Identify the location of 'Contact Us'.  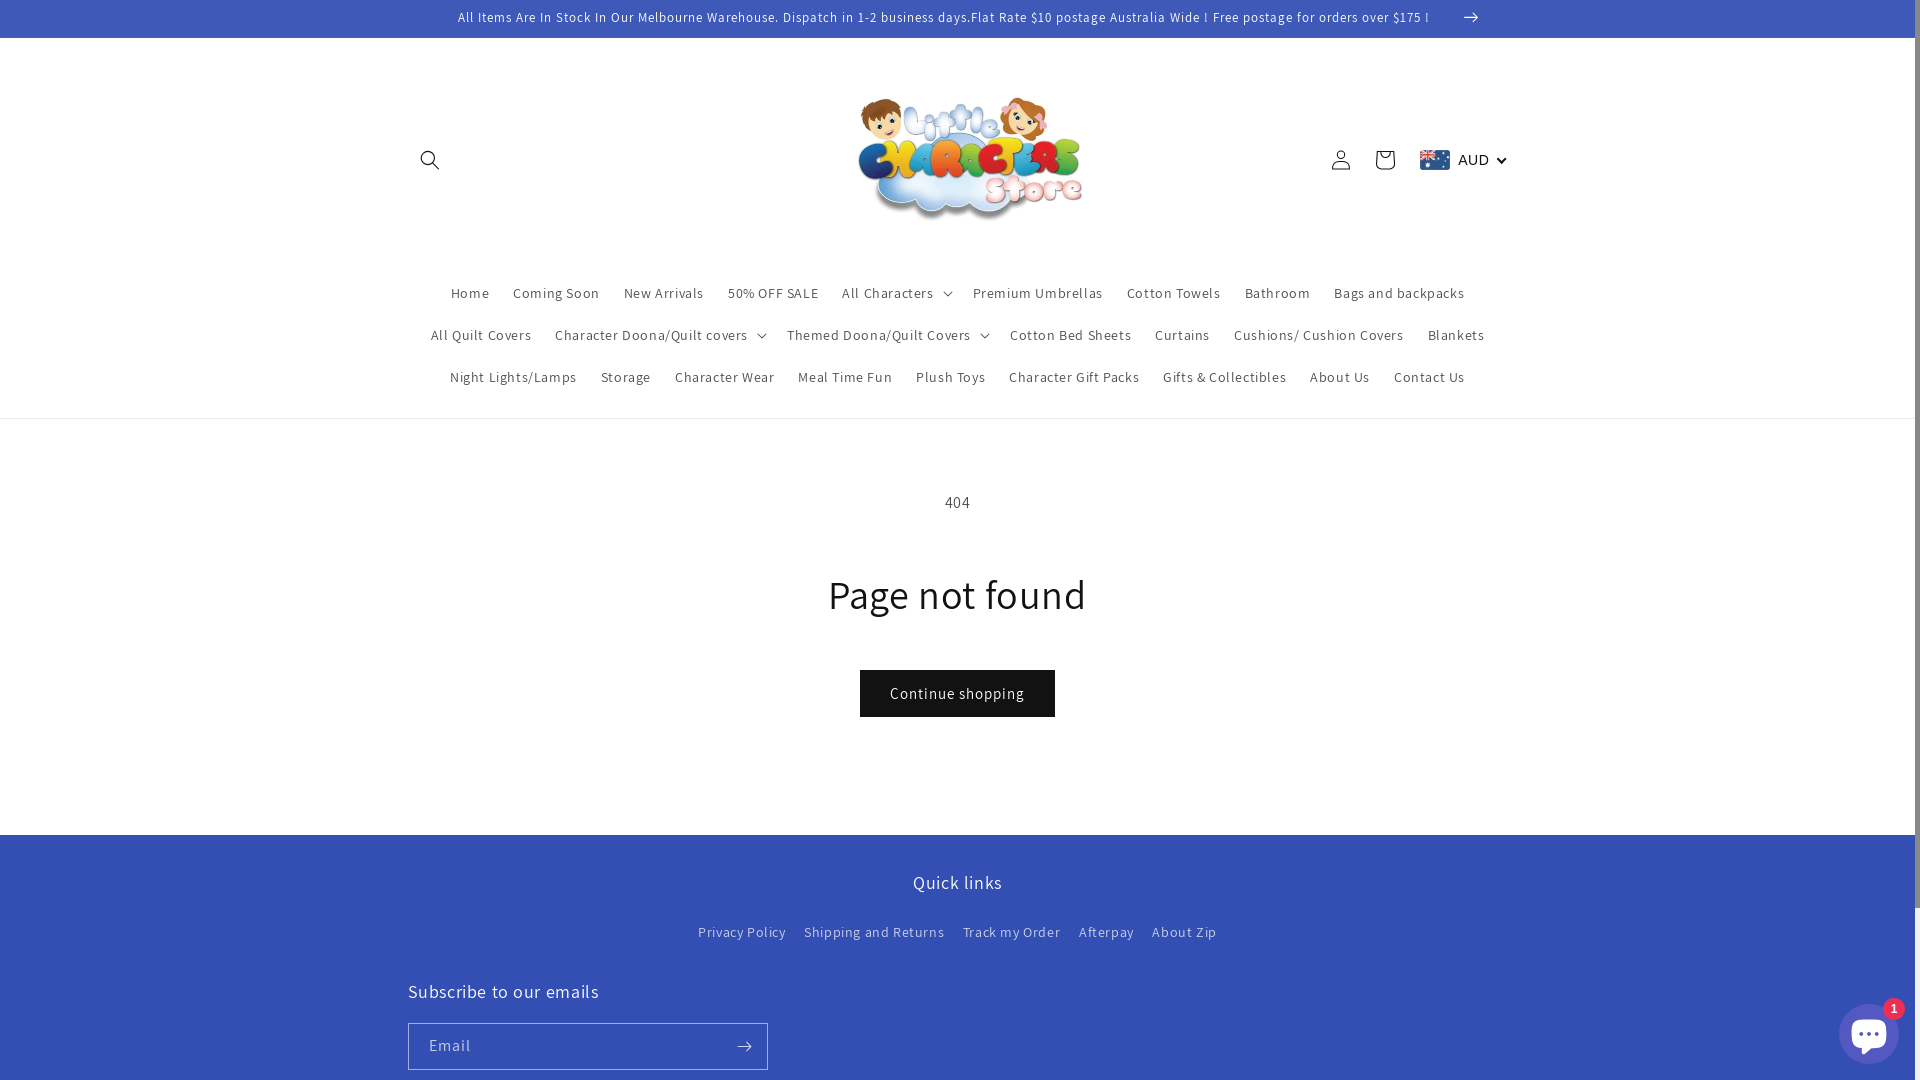
(1428, 377).